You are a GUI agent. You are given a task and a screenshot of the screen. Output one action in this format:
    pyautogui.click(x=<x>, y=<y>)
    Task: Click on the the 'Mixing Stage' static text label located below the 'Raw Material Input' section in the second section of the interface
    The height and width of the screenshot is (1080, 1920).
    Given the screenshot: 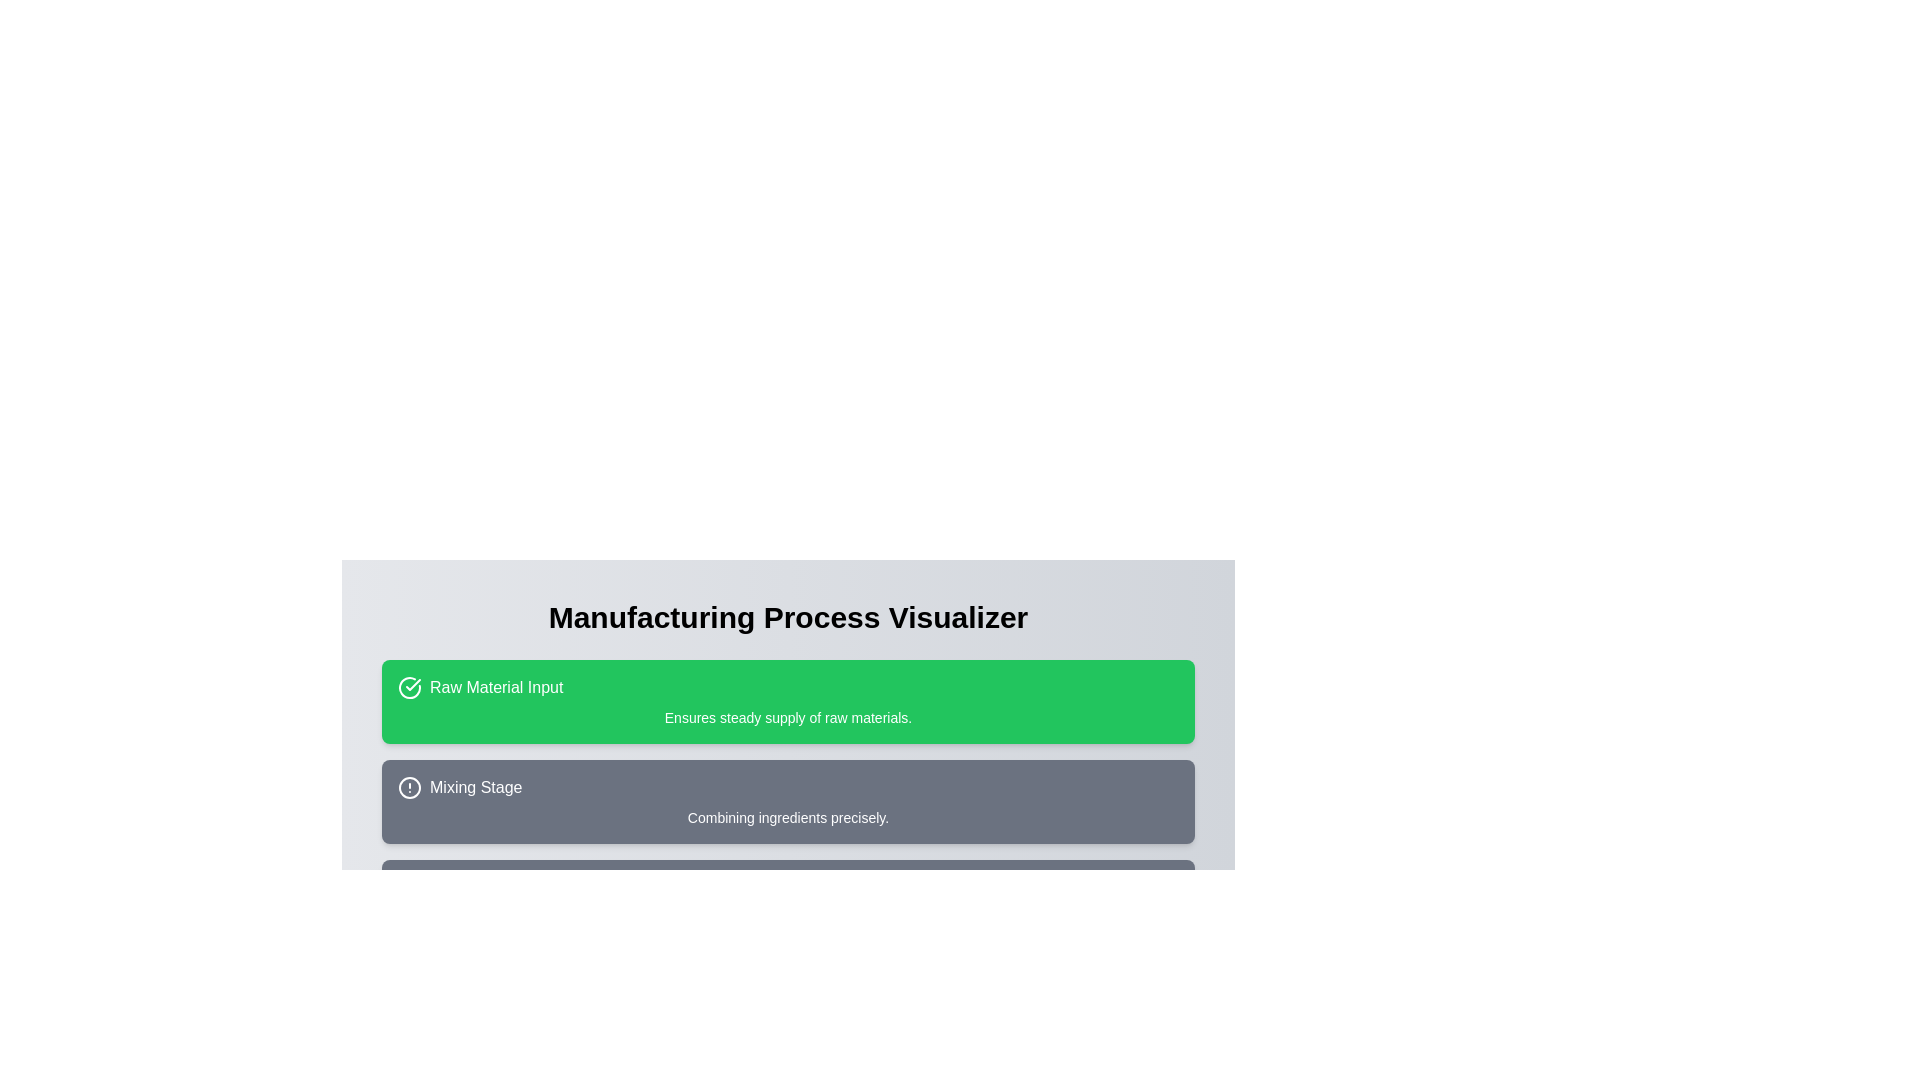 What is the action you would take?
    pyautogui.click(x=475, y=786)
    